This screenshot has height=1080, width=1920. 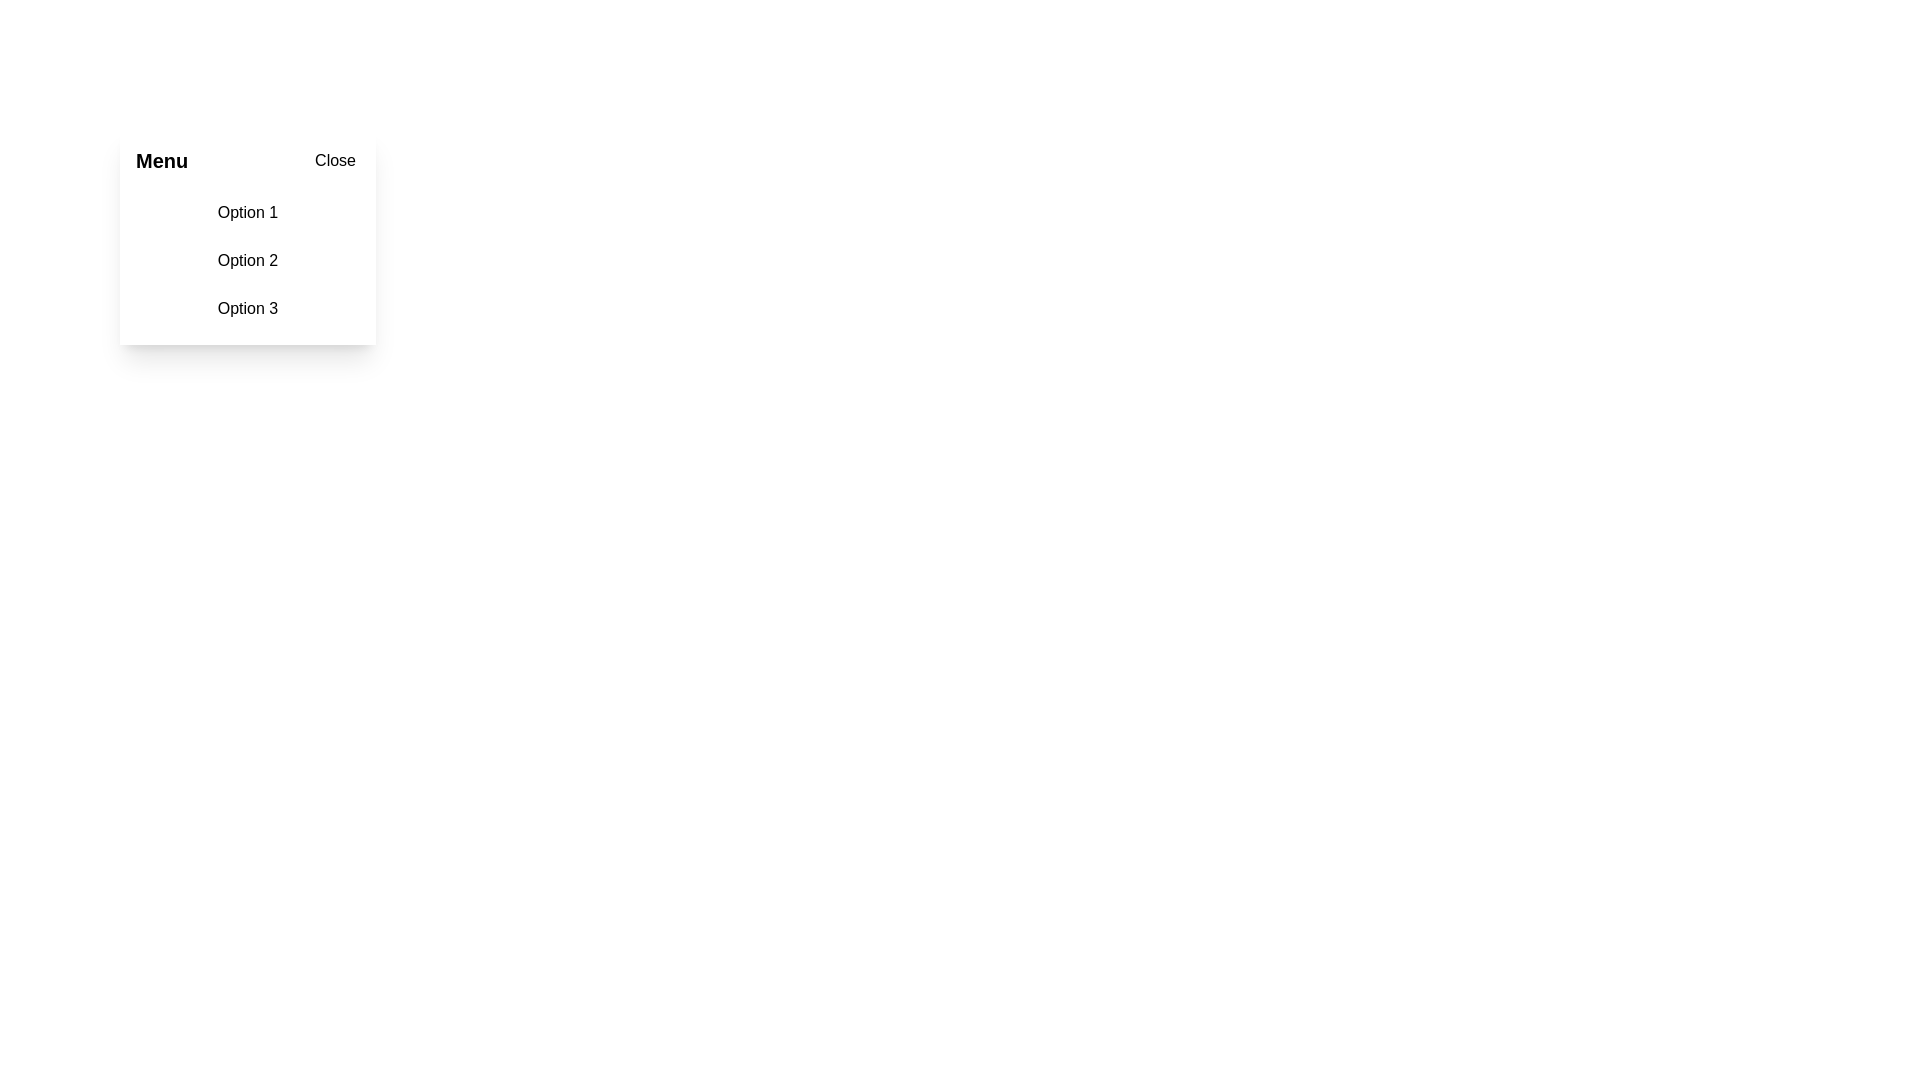 I want to click on the diagonal line of the 'Close' icon in the top-right corner, which is styled as a thin stroke with rounded edges and part of an 'X' icon, so click(x=138, y=149).